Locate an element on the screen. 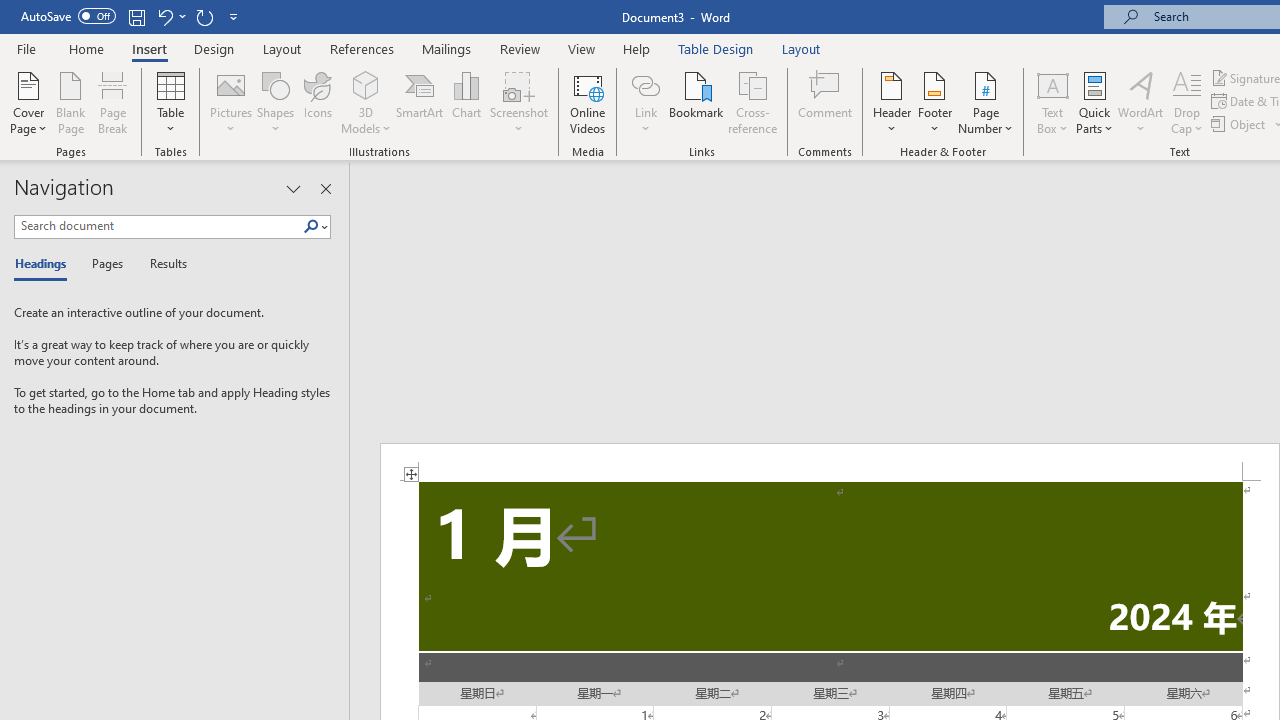 The image size is (1280, 720). 'Layout' is located at coordinates (801, 48).